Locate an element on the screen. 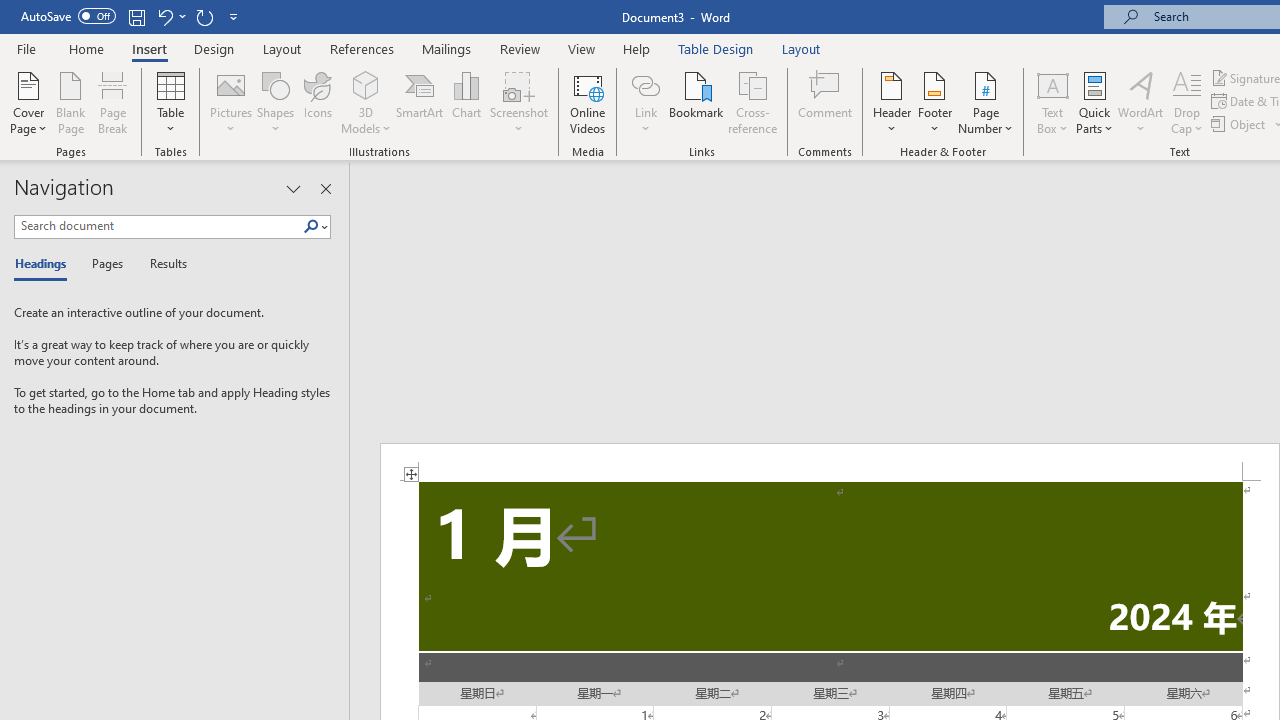 The image size is (1280, 720). 'Layout' is located at coordinates (801, 48).